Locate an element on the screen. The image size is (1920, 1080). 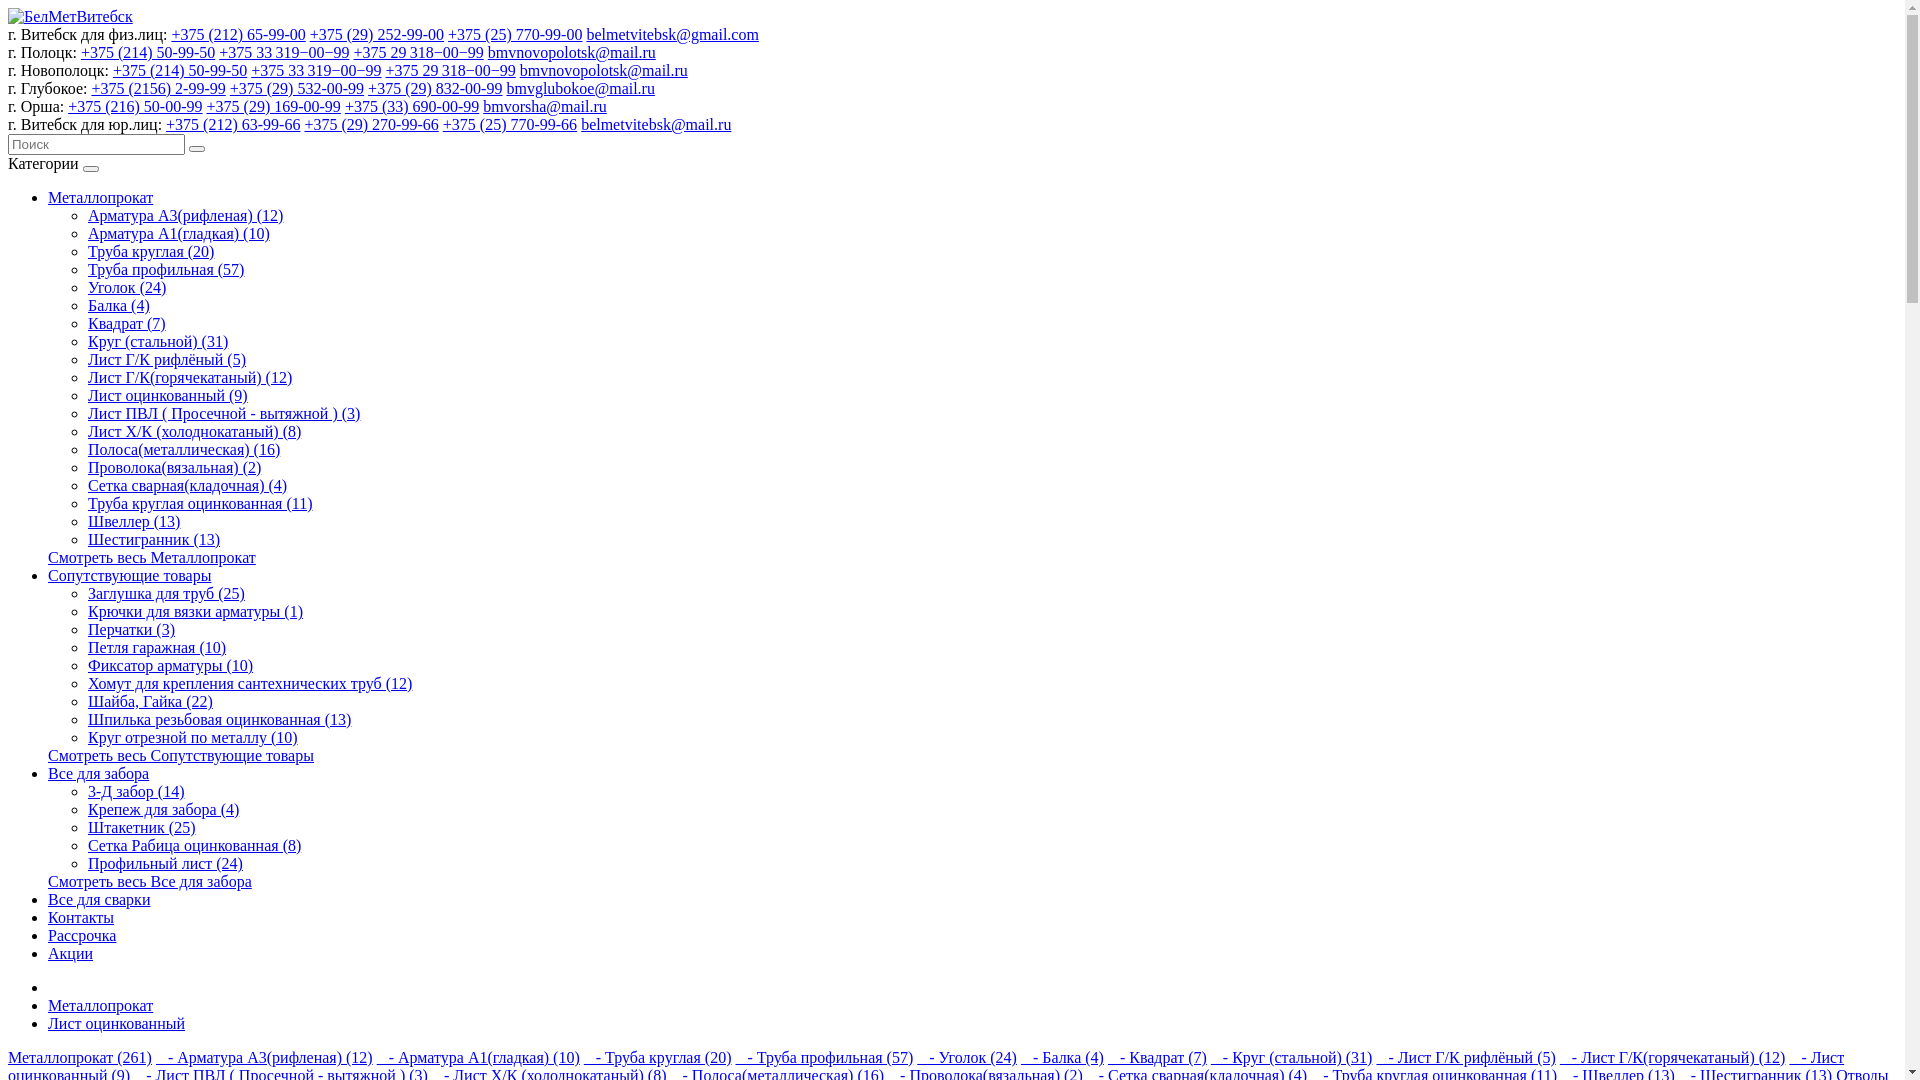
'+375 (29) 270-99-66' is located at coordinates (302, 124).